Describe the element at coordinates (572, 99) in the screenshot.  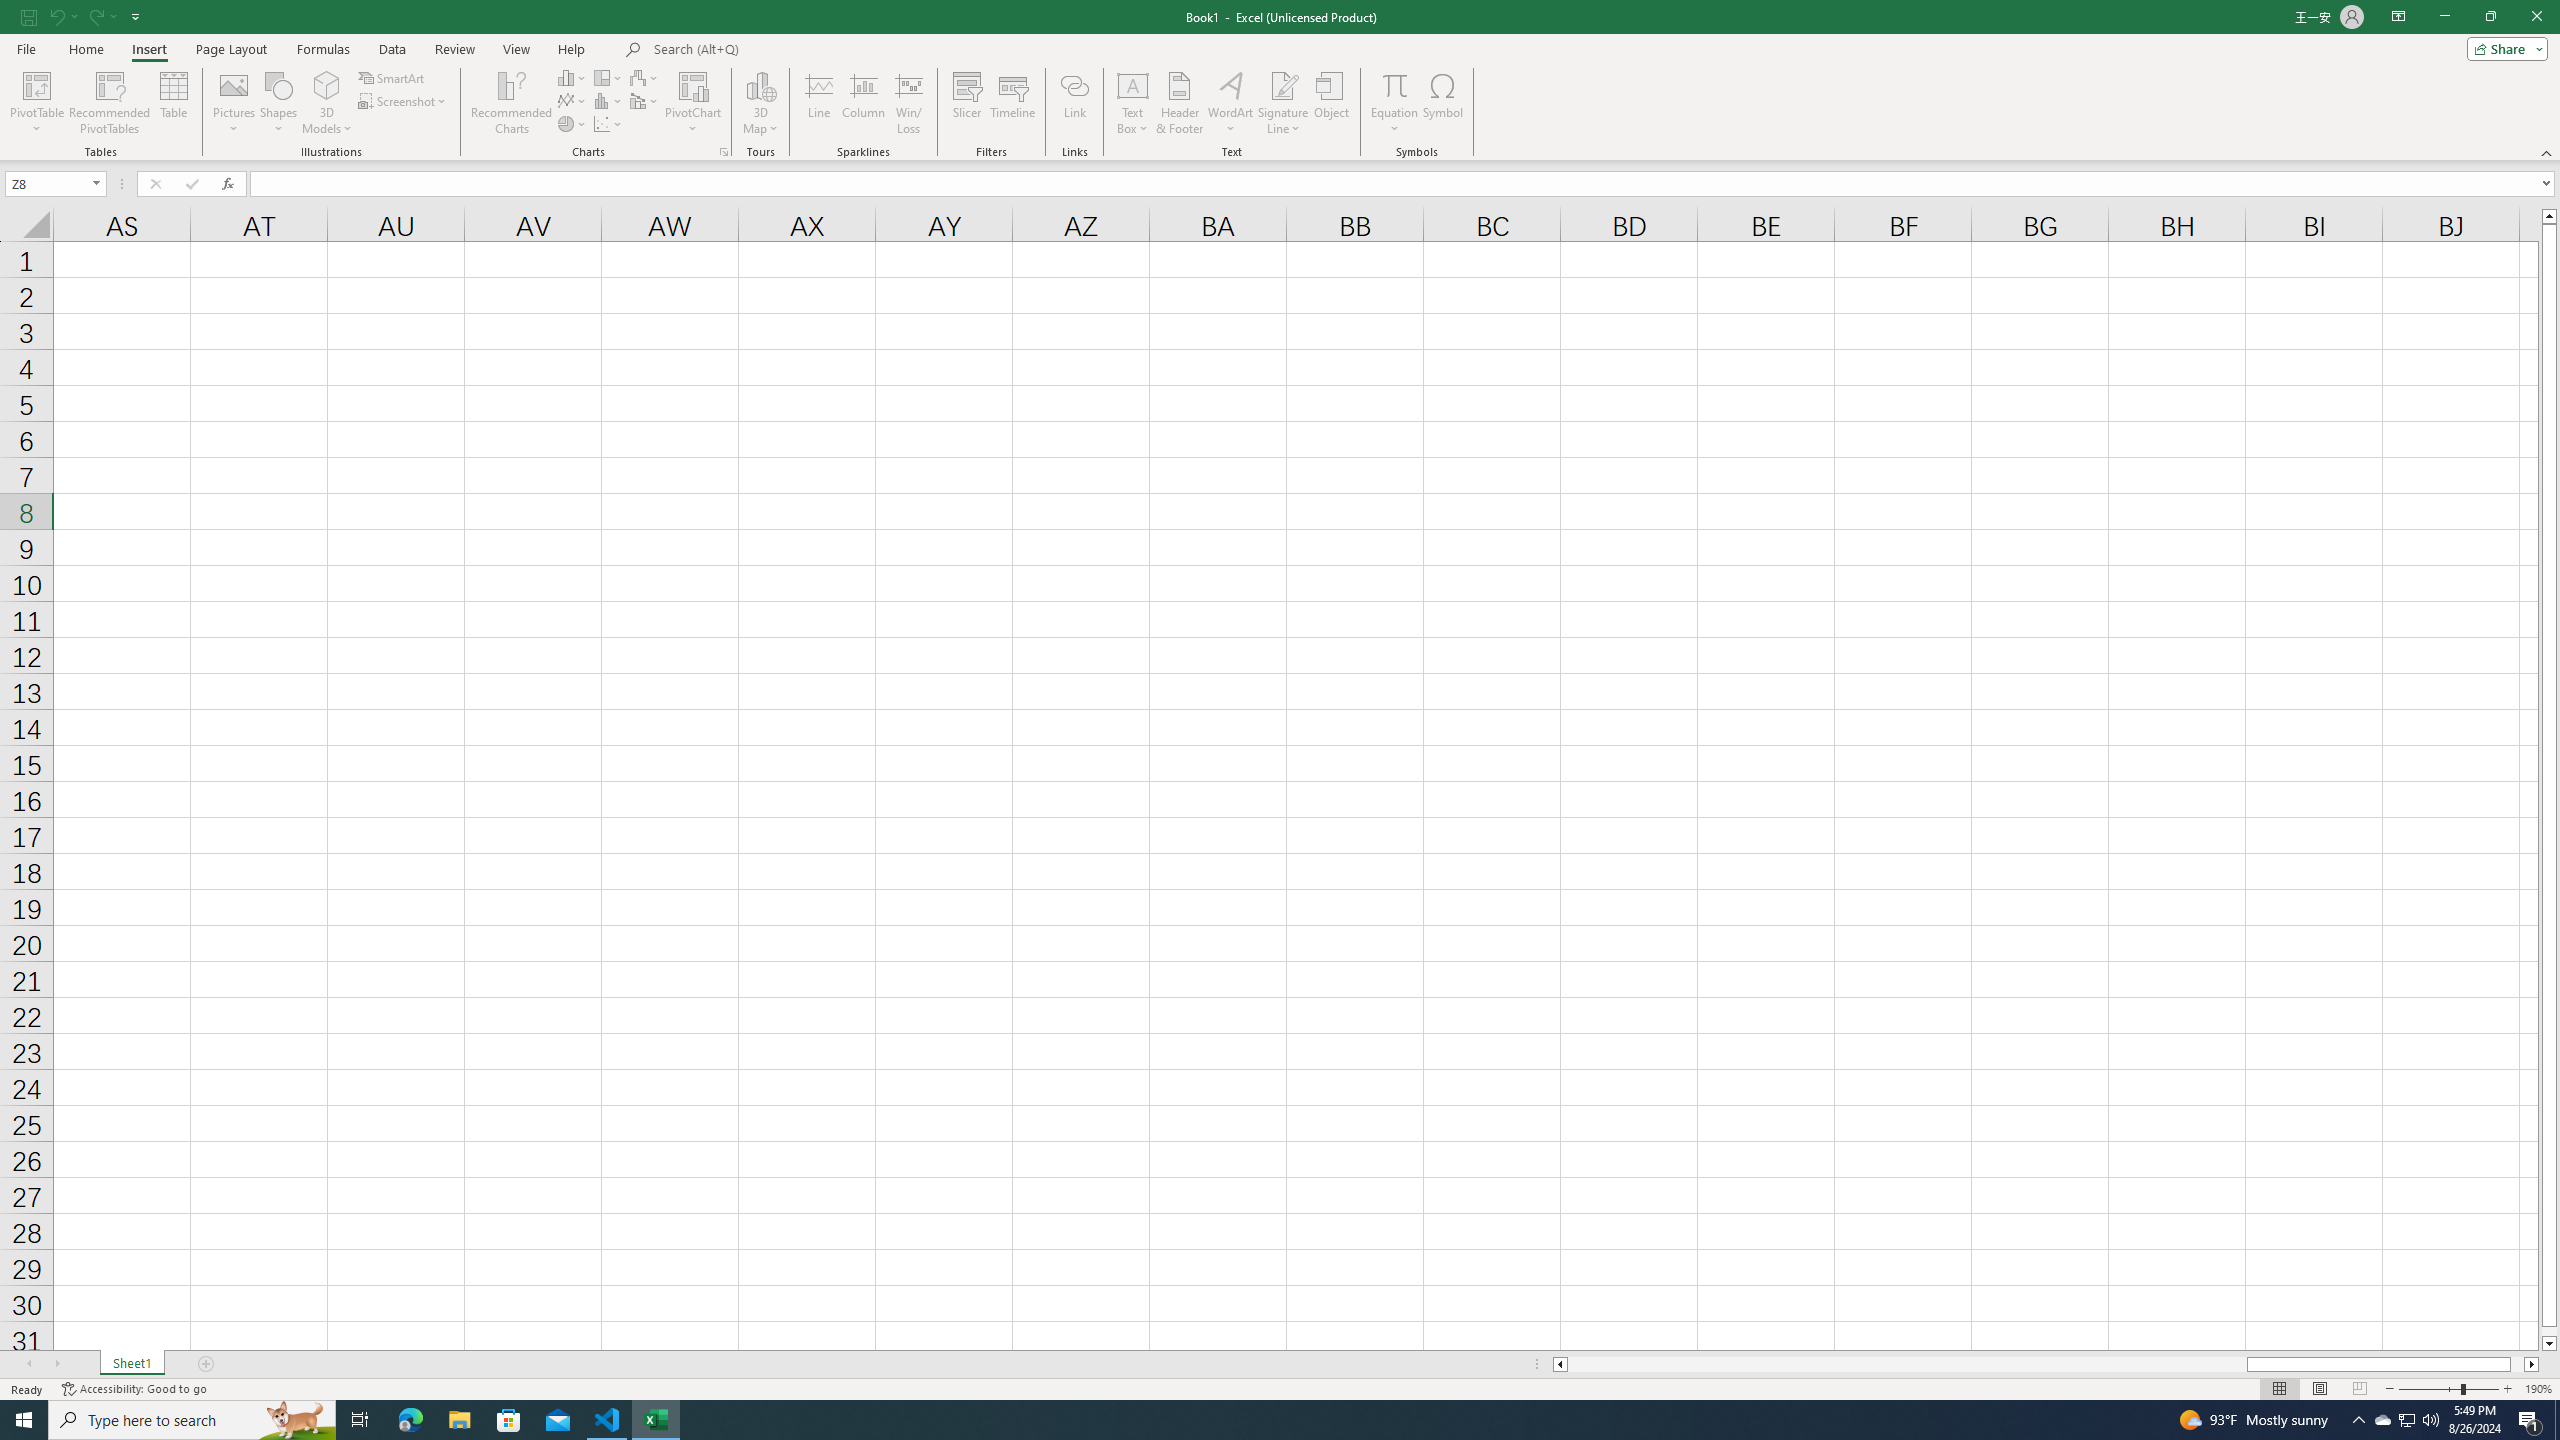
I see `'Insert Line or Area Chart'` at that location.